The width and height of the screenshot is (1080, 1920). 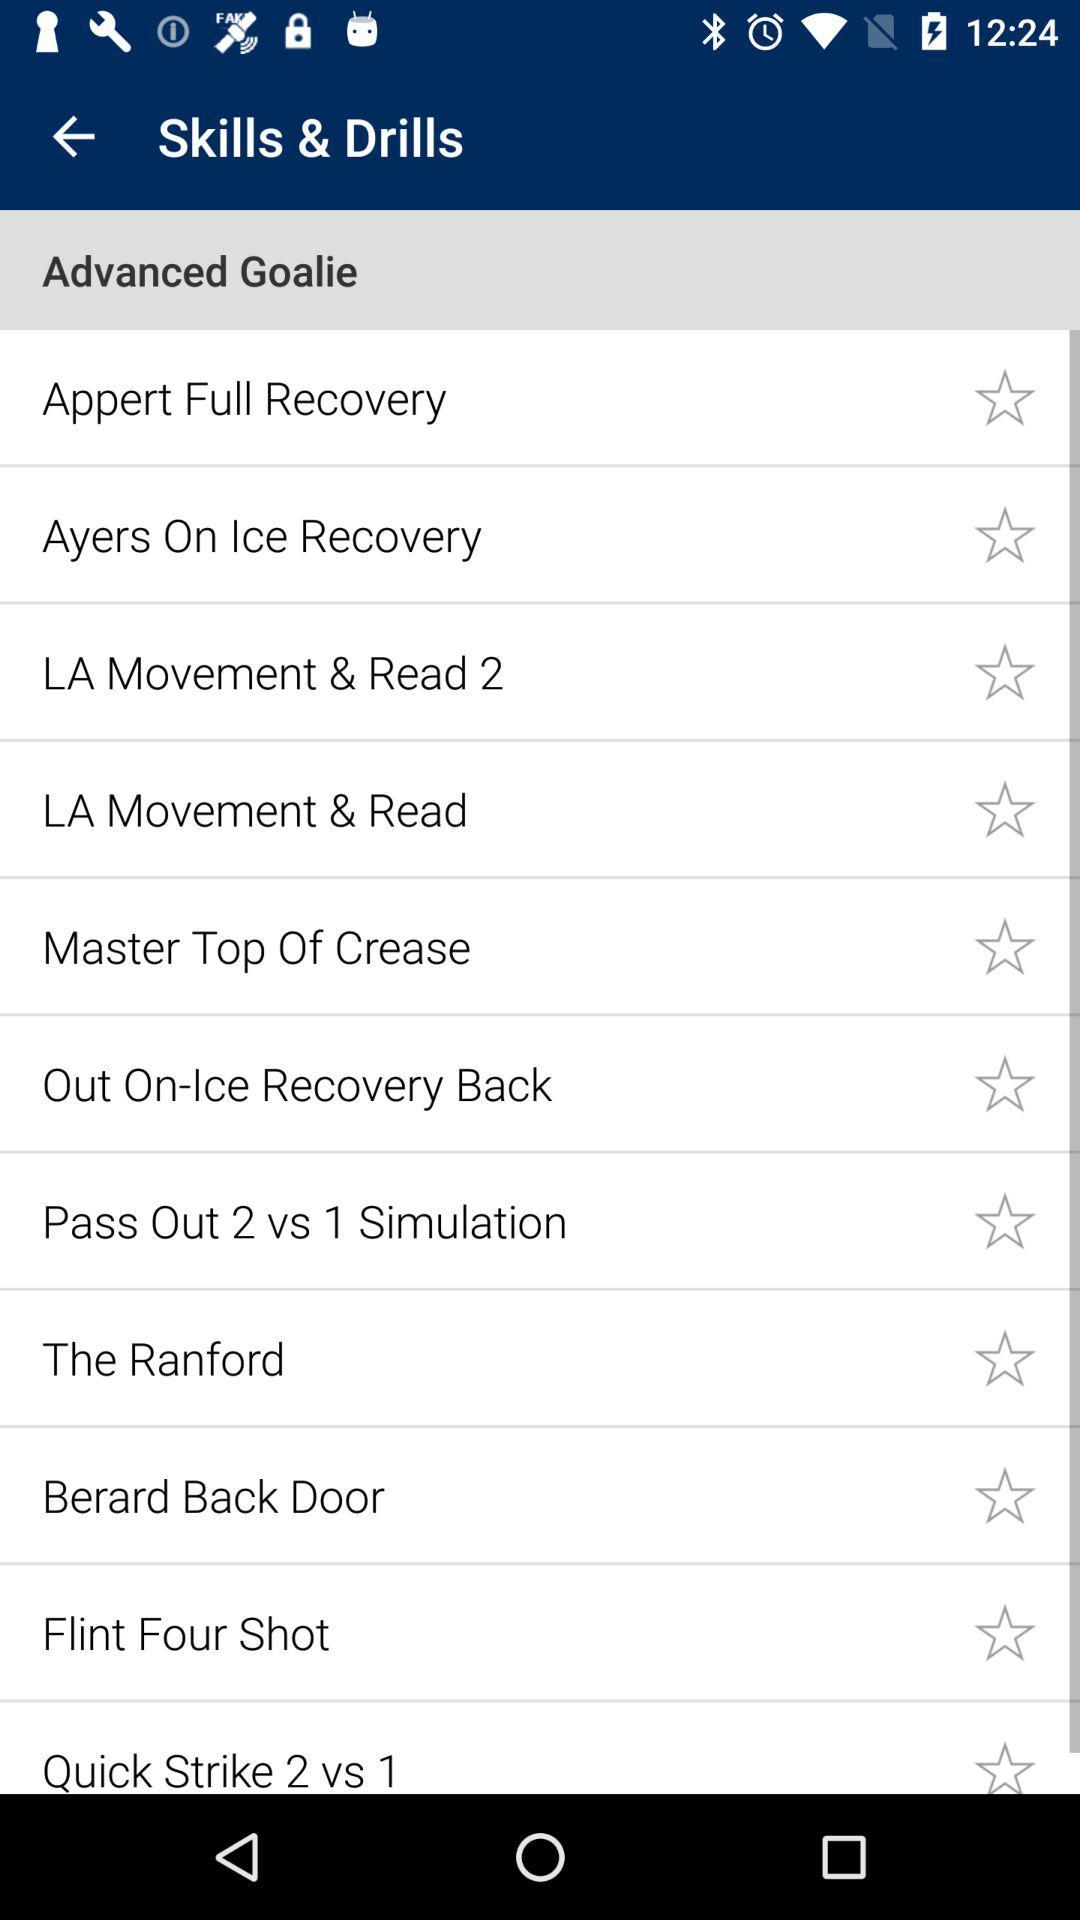 What do you see at coordinates (1026, 1219) in the screenshot?
I see `pass out 2 vs 1 simulation` at bounding box center [1026, 1219].